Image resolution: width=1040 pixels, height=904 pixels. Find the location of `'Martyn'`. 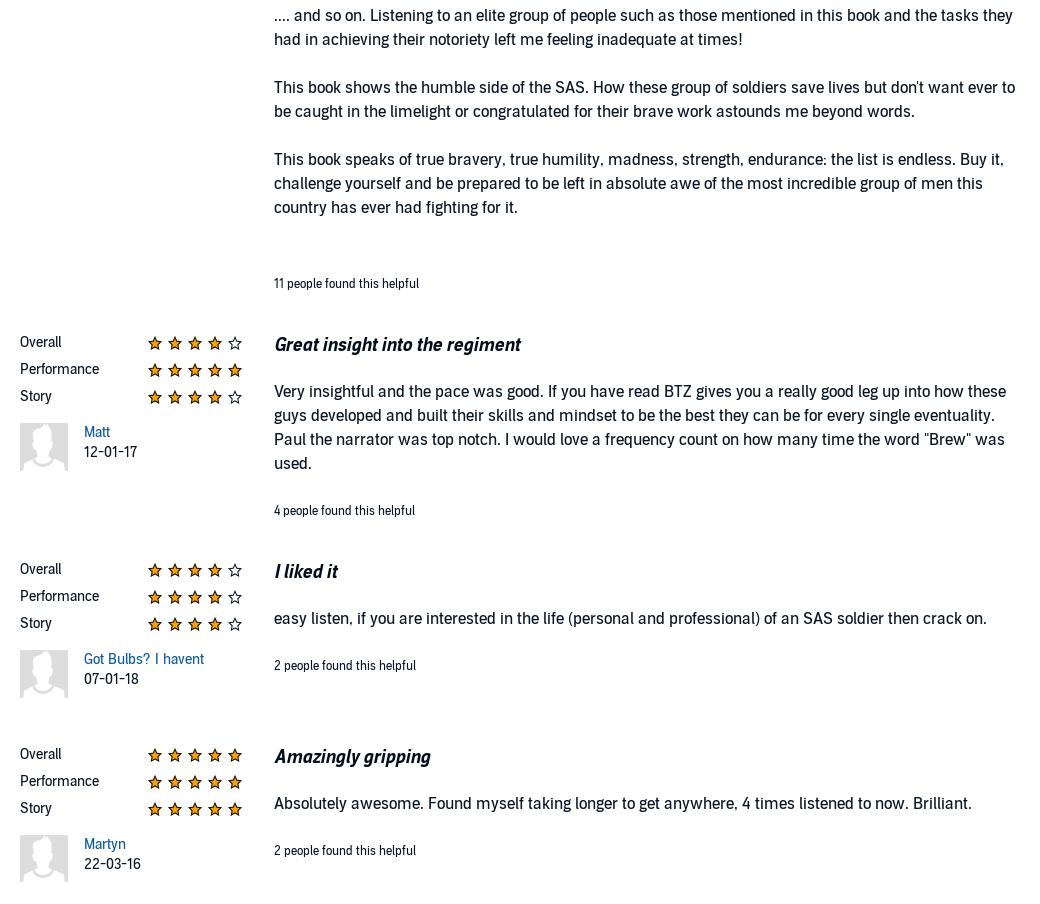

'Martyn' is located at coordinates (103, 842).